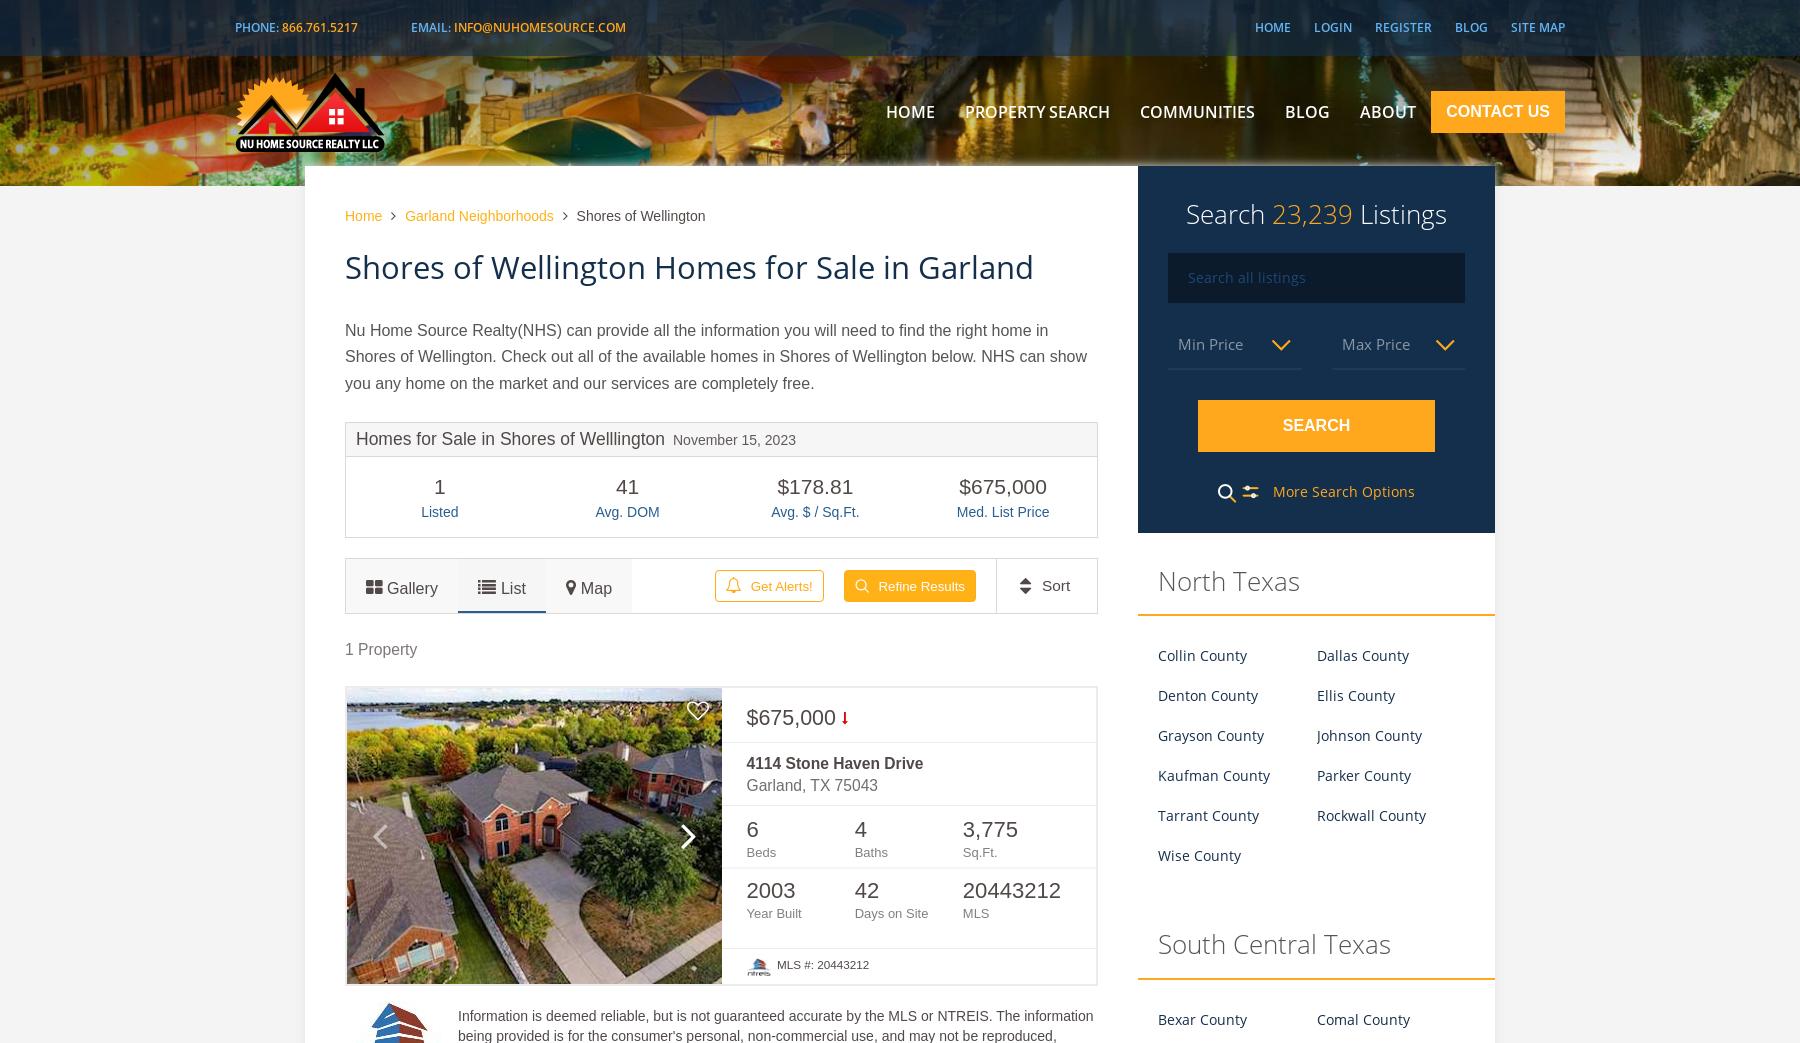 Image resolution: width=1800 pixels, height=1043 pixels. What do you see at coordinates (1399, 213) in the screenshot?
I see `'Listings'` at bounding box center [1399, 213].